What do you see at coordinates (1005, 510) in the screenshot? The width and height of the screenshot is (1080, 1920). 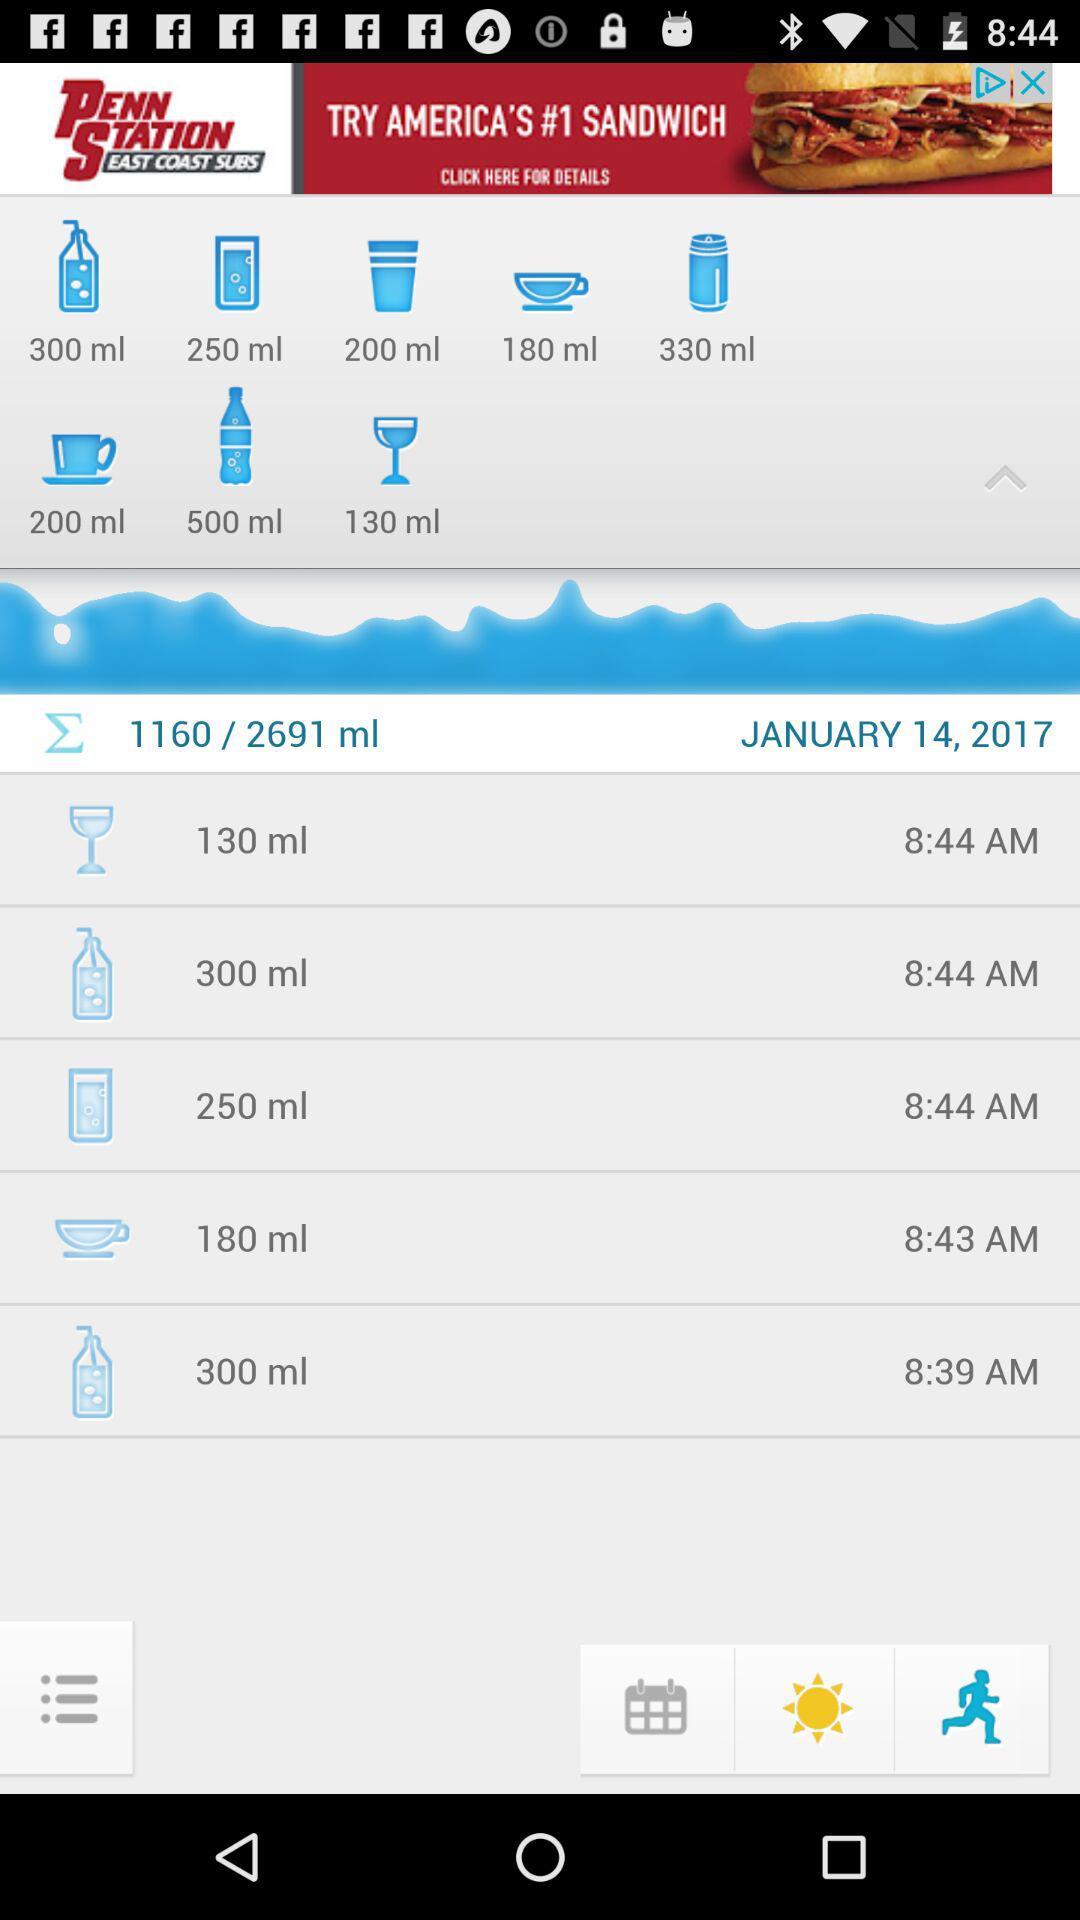 I see `the expand_less icon` at bounding box center [1005, 510].